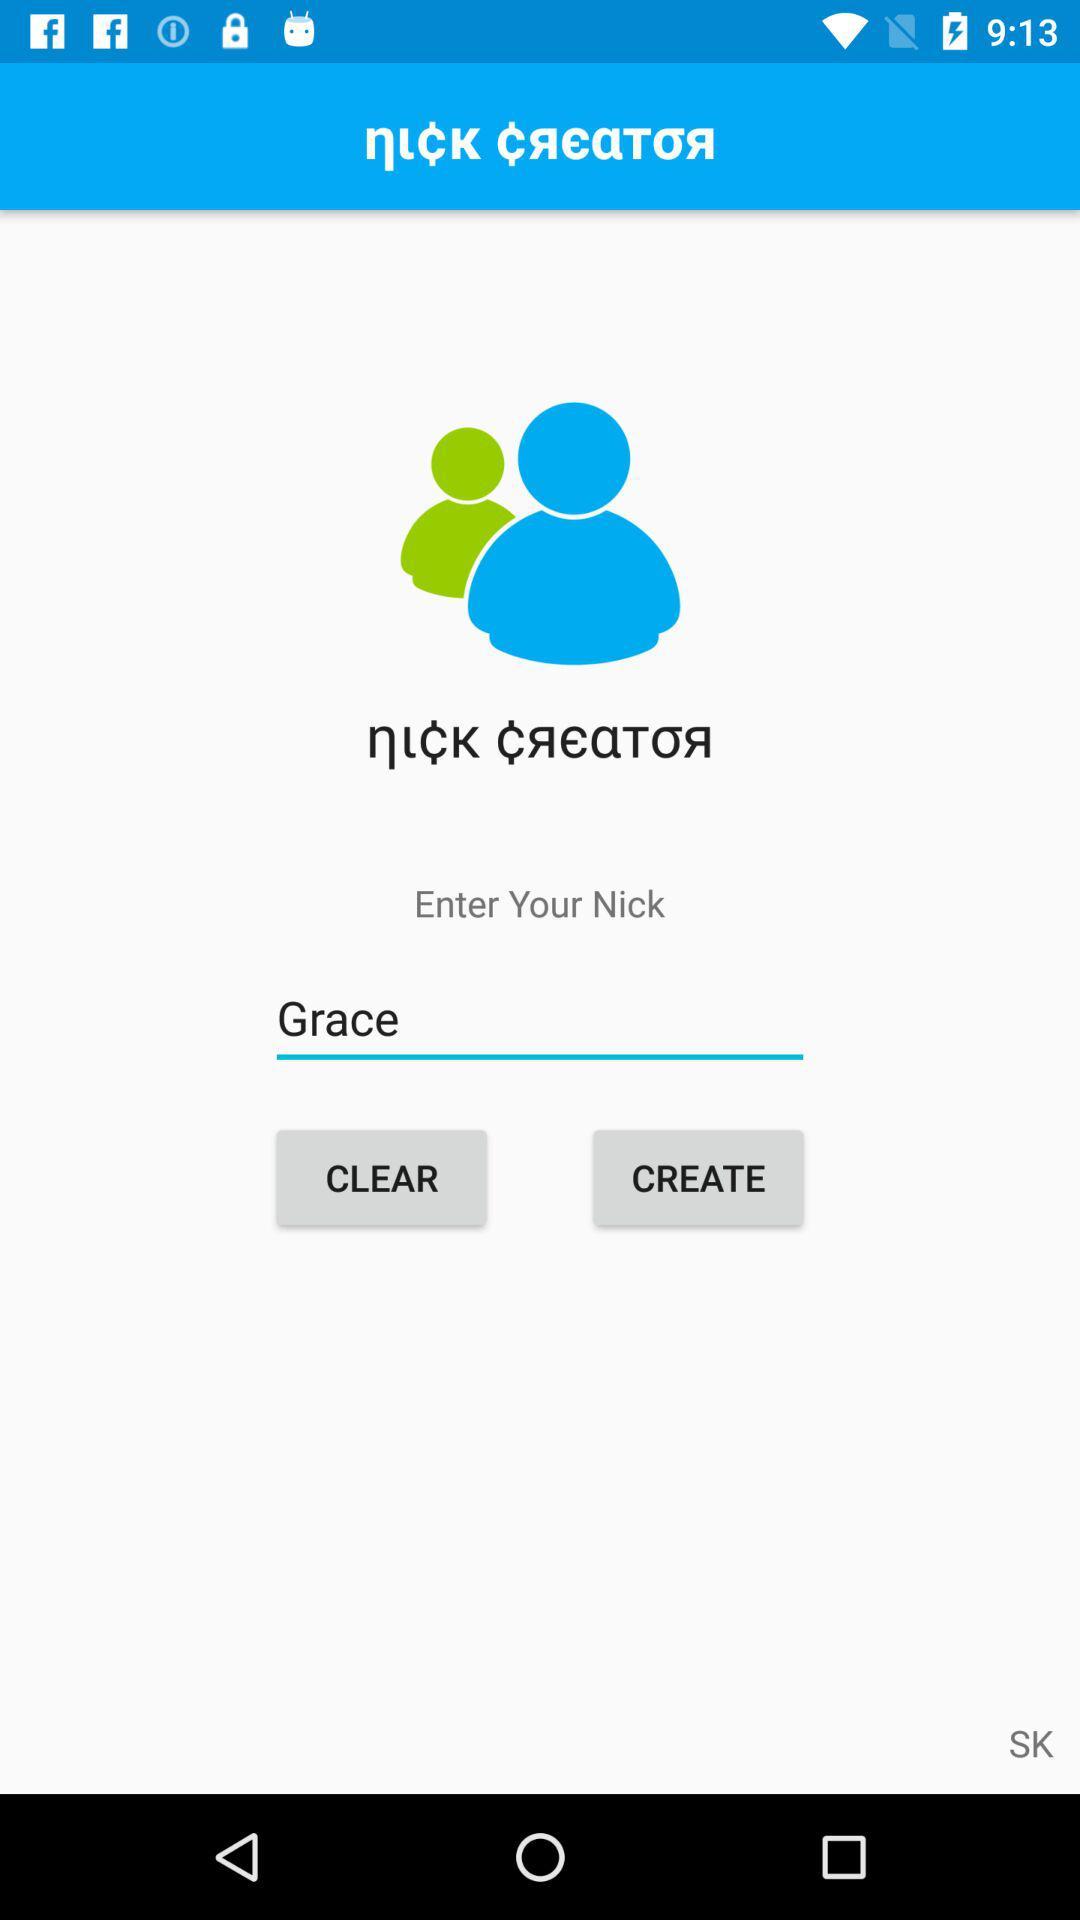  Describe the element at coordinates (697, 1177) in the screenshot. I see `item below grace` at that location.